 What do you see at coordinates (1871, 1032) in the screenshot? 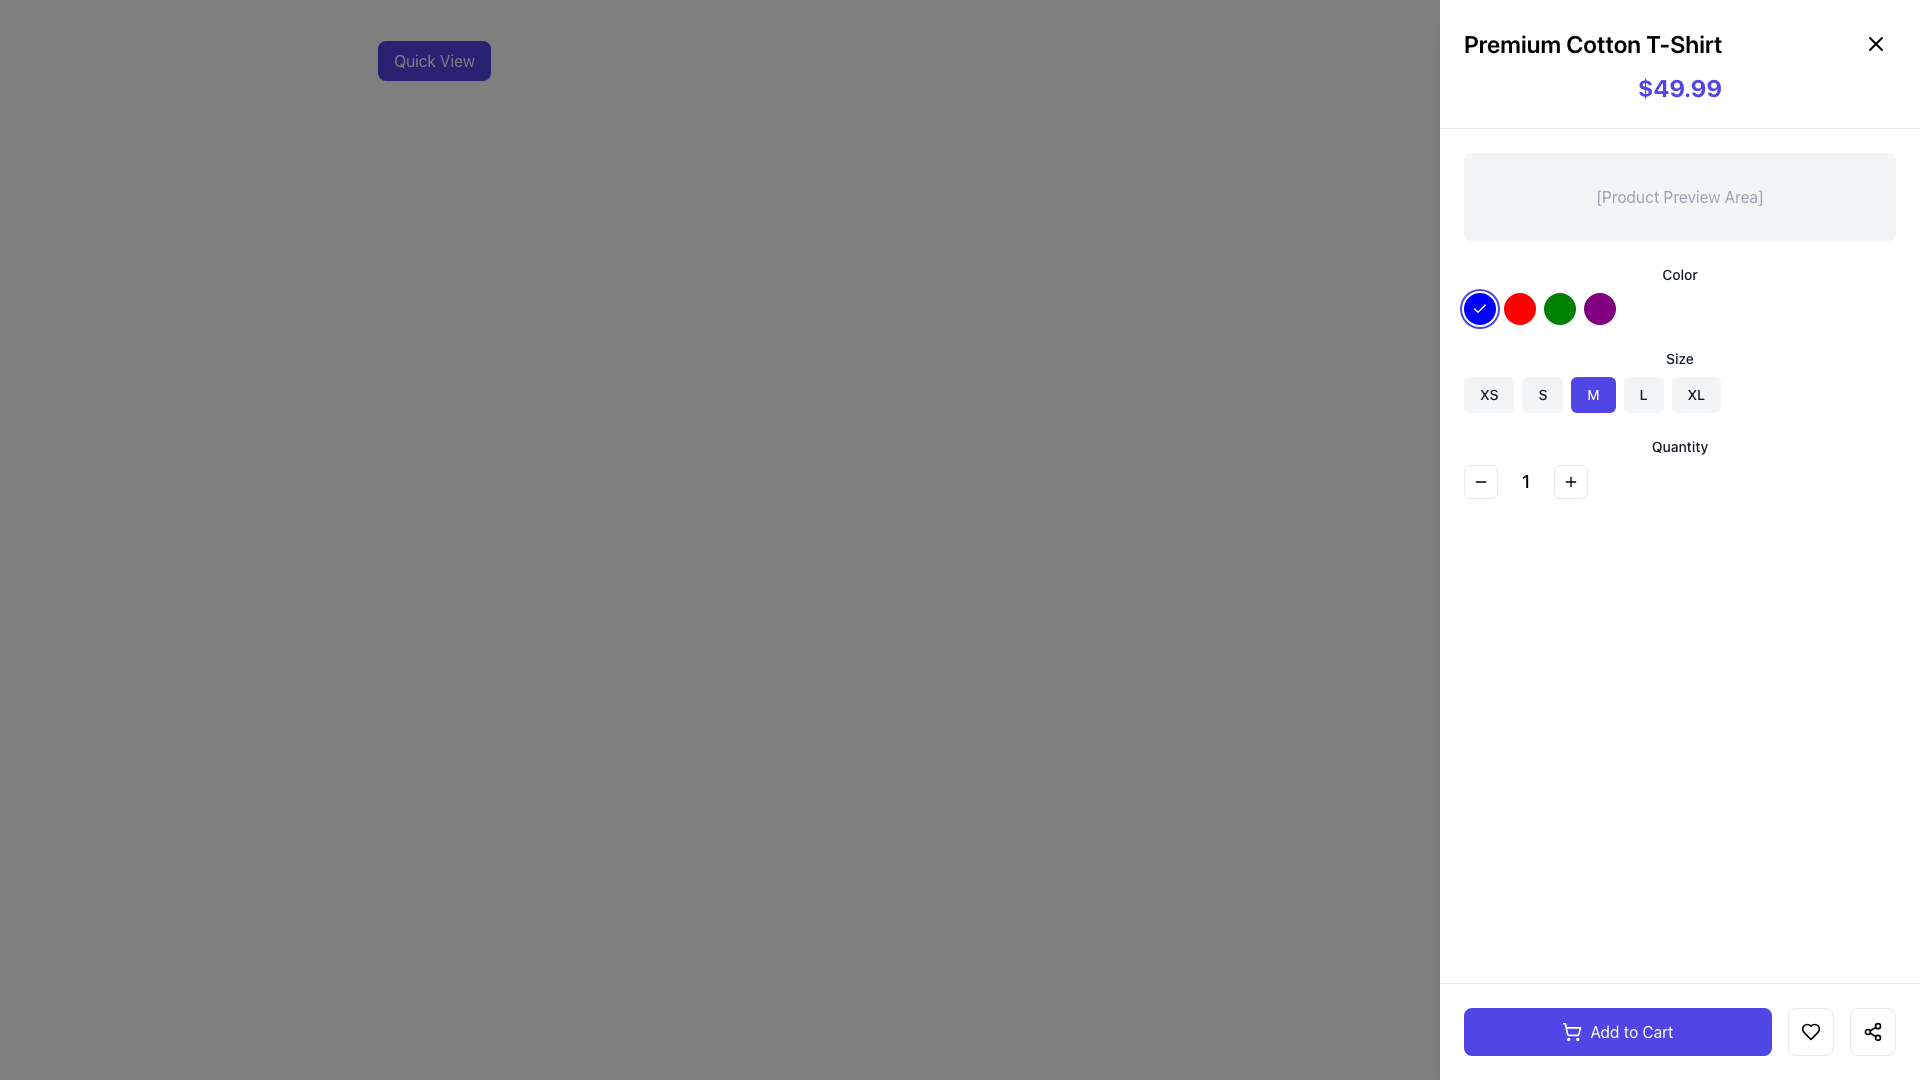
I see `the 'Share' icon located in the bottom-right corner of the interface` at bounding box center [1871, 1032].